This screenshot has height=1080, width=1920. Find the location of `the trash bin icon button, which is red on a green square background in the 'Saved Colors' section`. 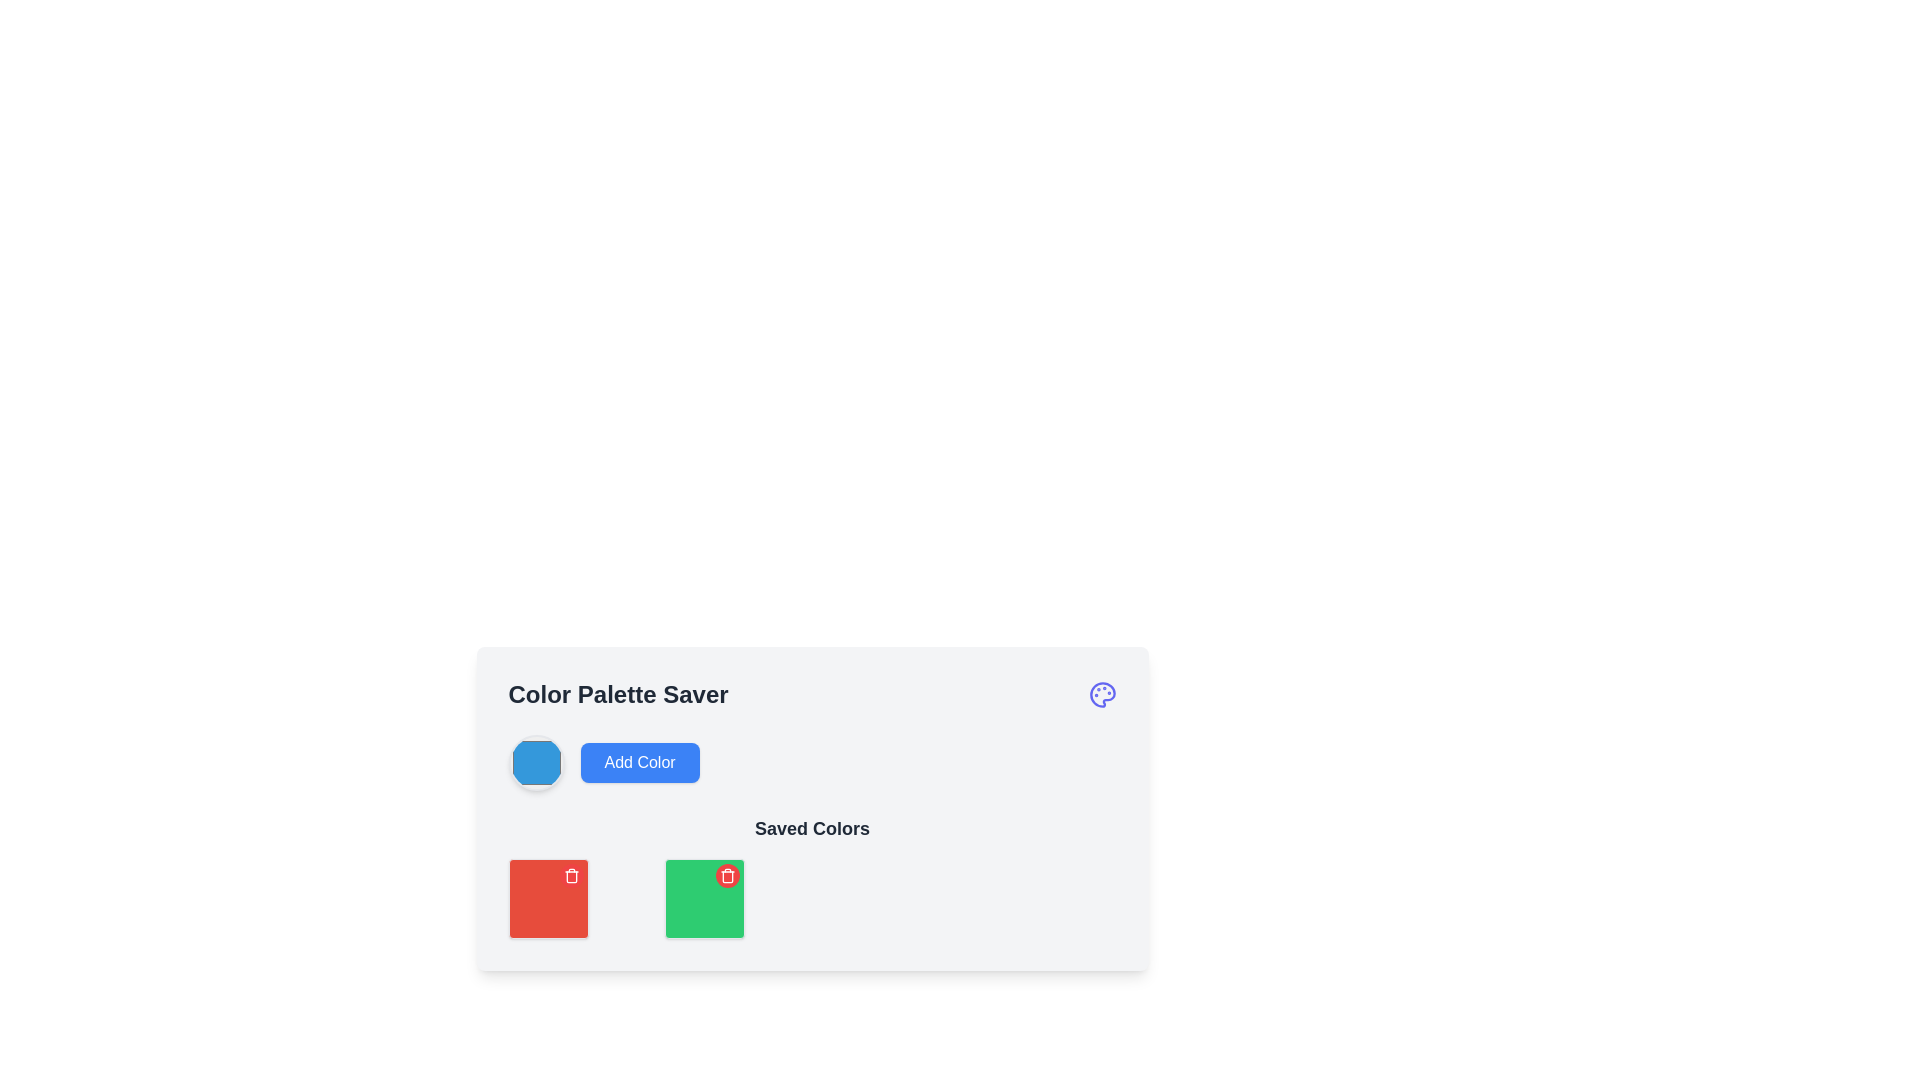

the trash bin icon button, which is red on a green square background in the 'Saved Colors' section is located at coordinates (726, 874).